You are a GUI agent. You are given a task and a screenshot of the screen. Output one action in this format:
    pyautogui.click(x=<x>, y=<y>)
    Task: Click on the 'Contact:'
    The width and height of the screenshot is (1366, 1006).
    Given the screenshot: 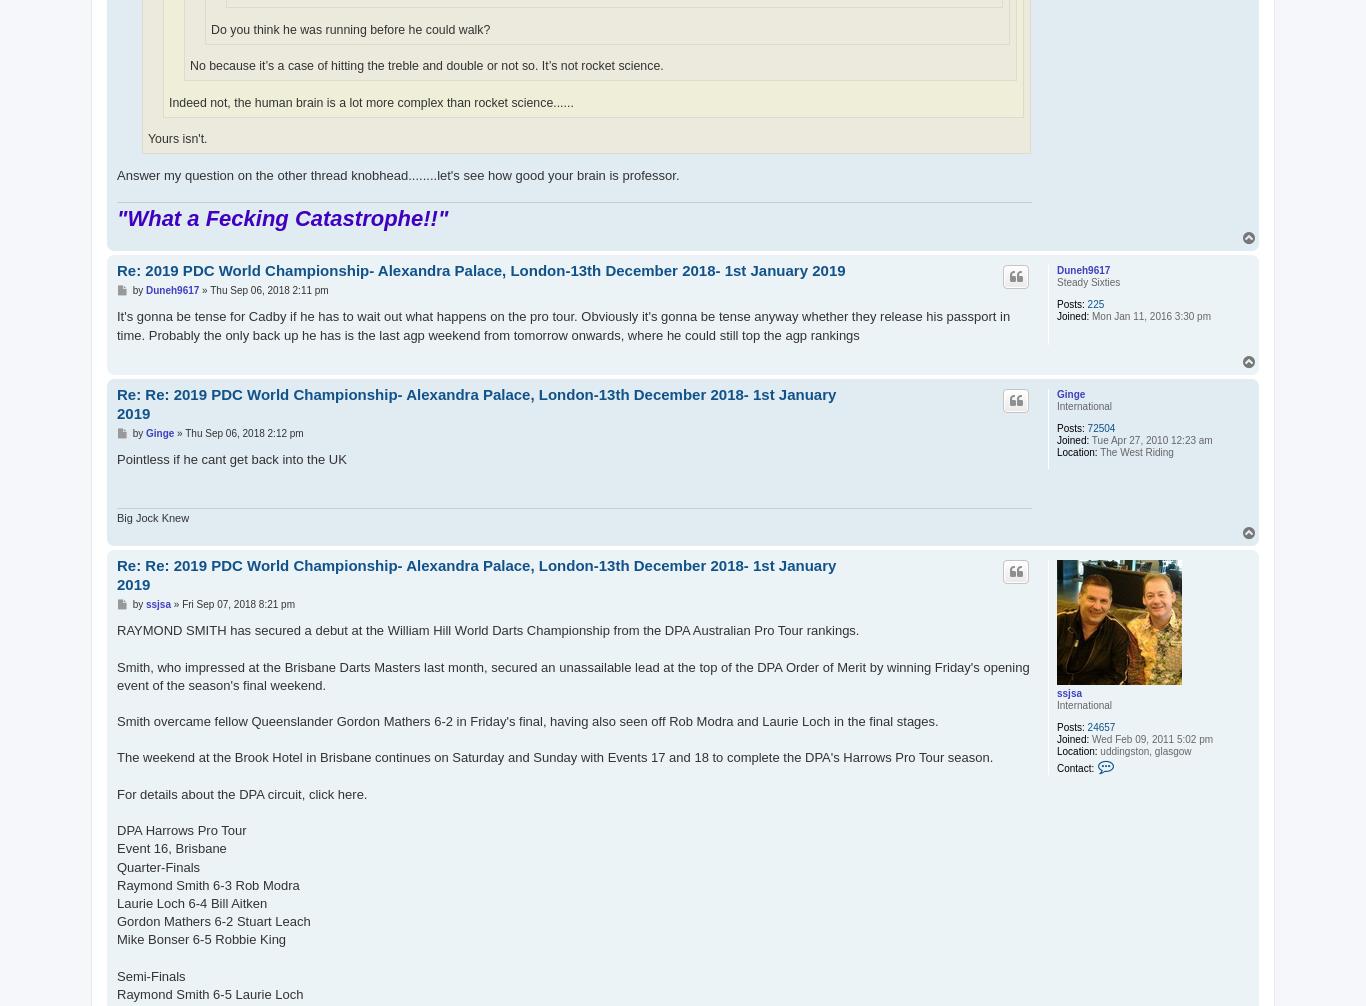 What is the action you would take?
    pyautogui.click(x=1074, y=767)
    